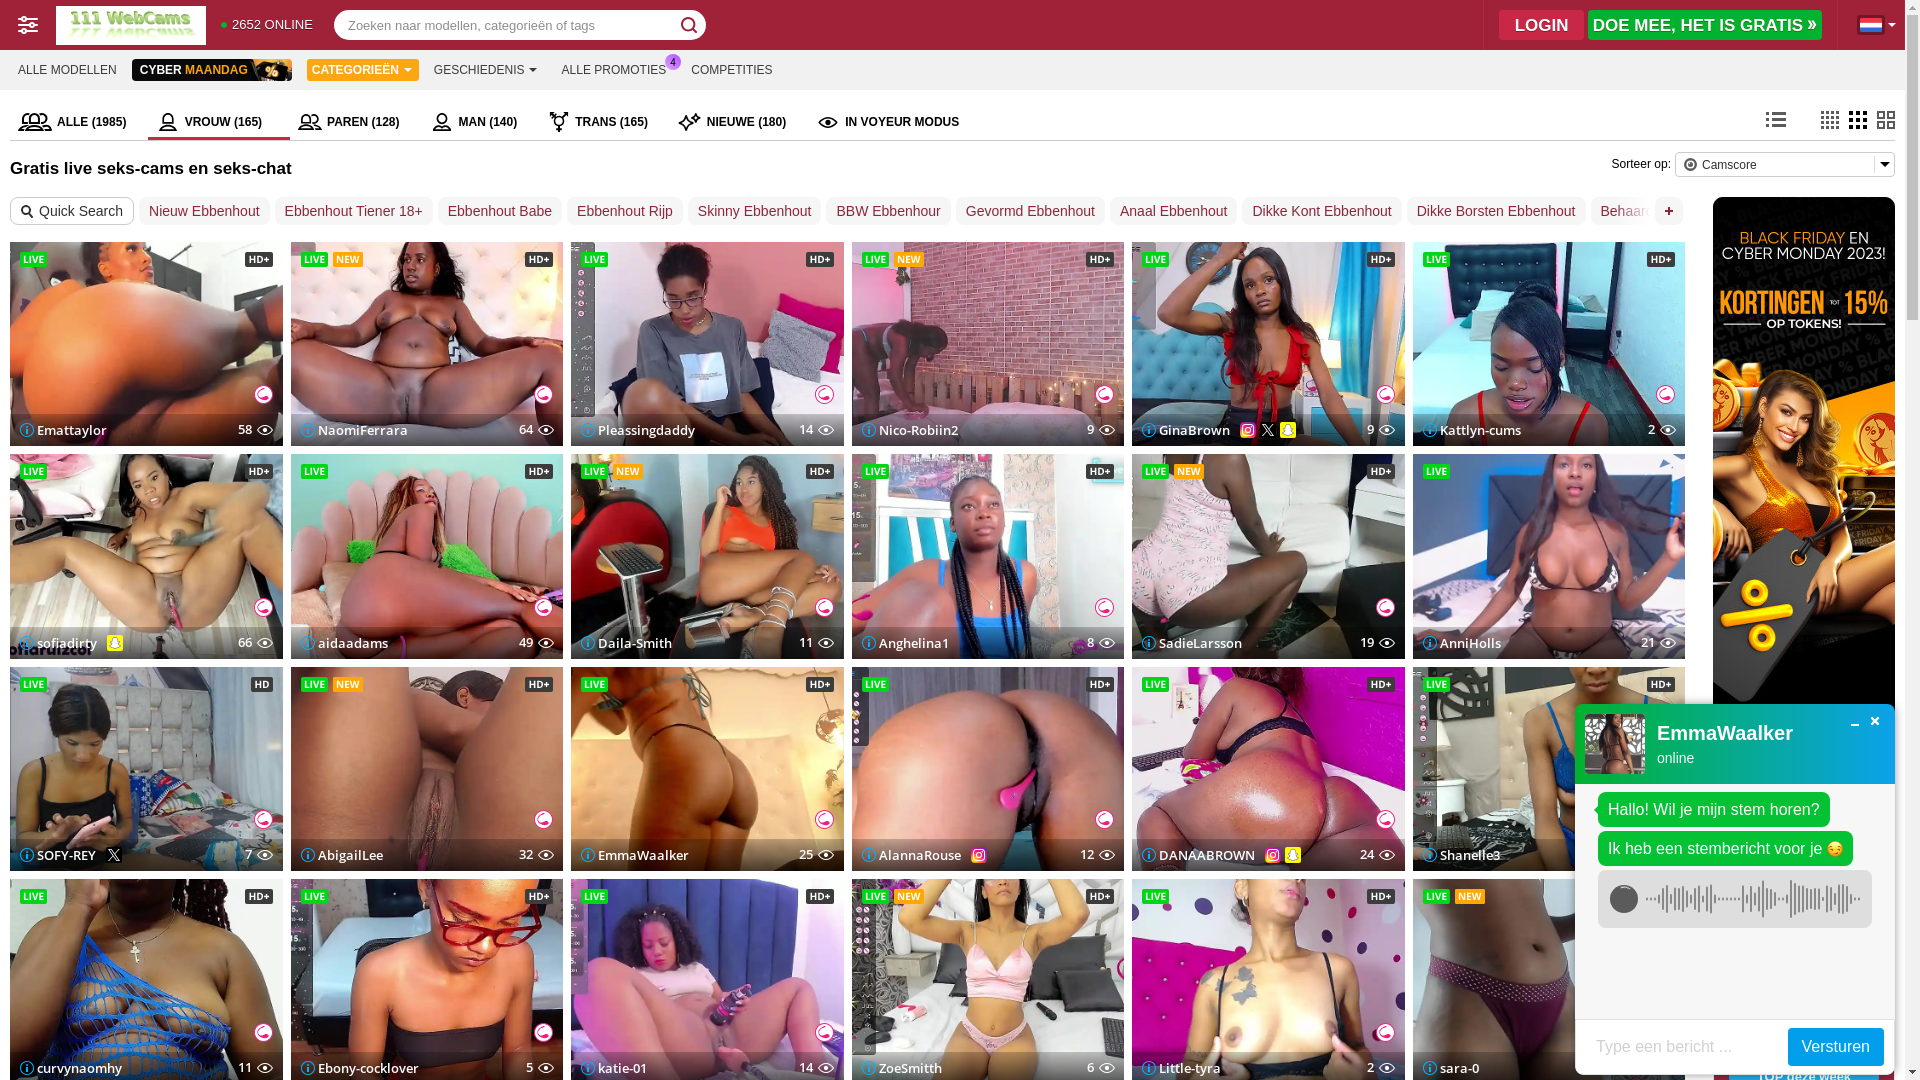 The height and width of the screenshot is (1080, 1920). Describe the element at coordinates (480, 122) in the screenshot. I see `'MAN (140)'` at that location.